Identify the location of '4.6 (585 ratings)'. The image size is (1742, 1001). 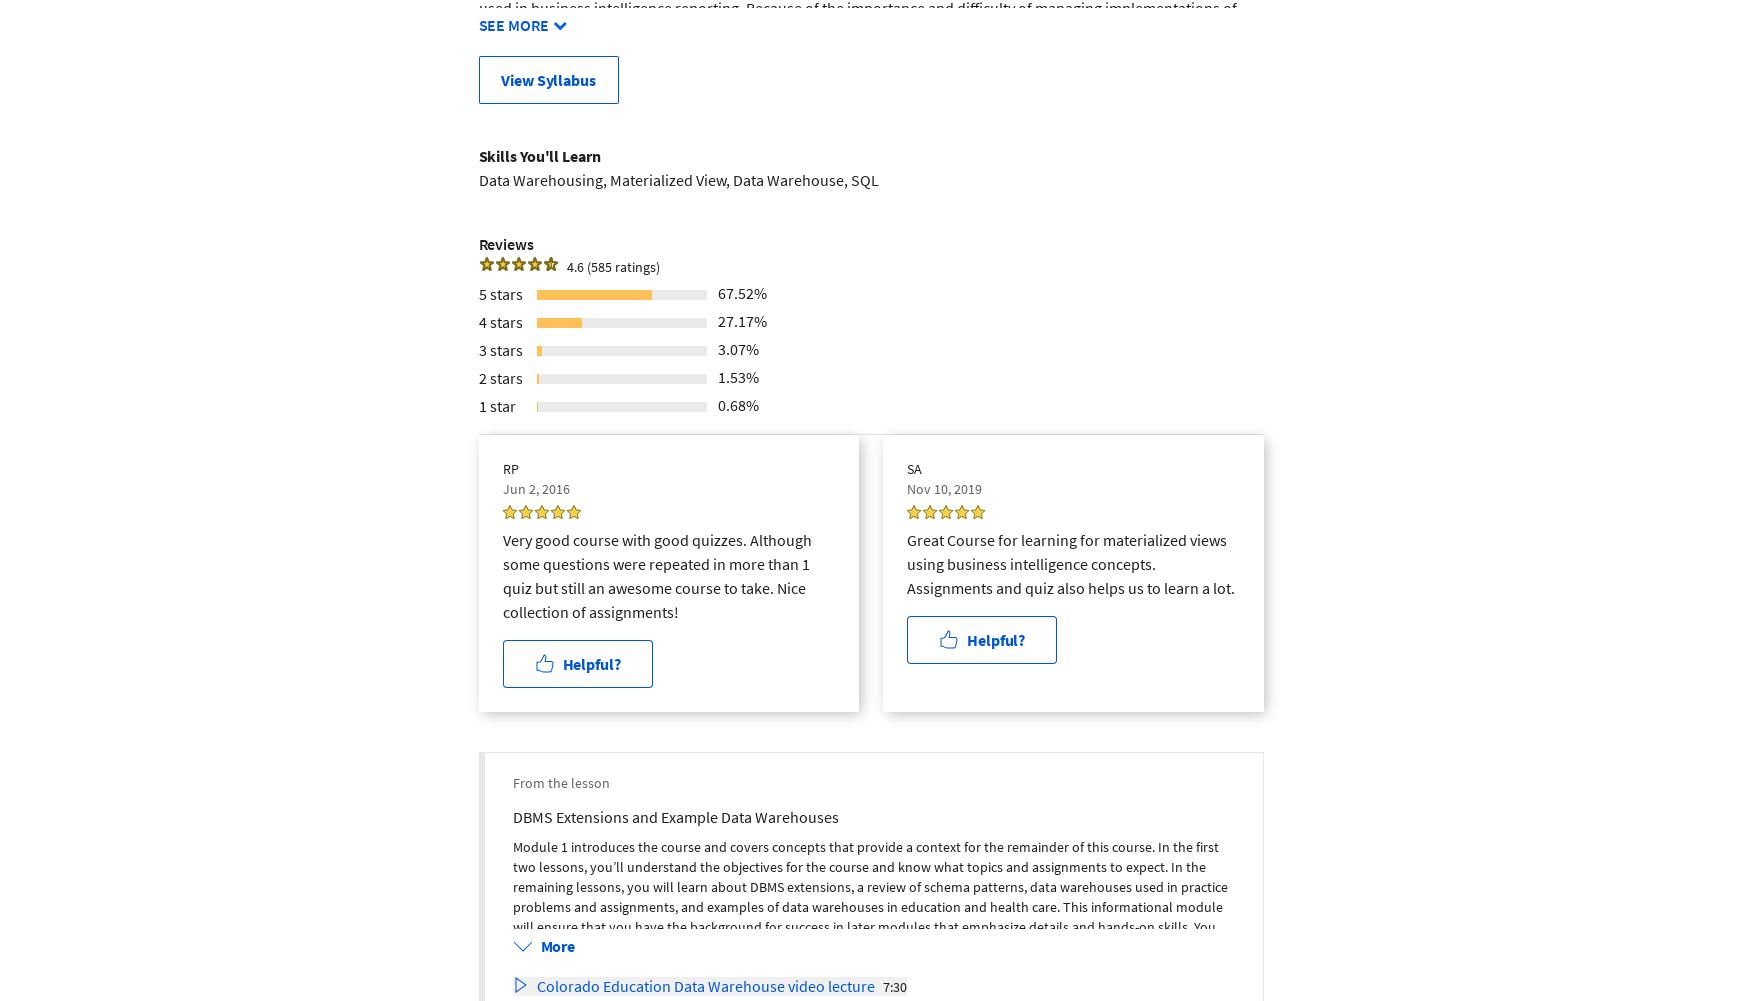
(611, 264).